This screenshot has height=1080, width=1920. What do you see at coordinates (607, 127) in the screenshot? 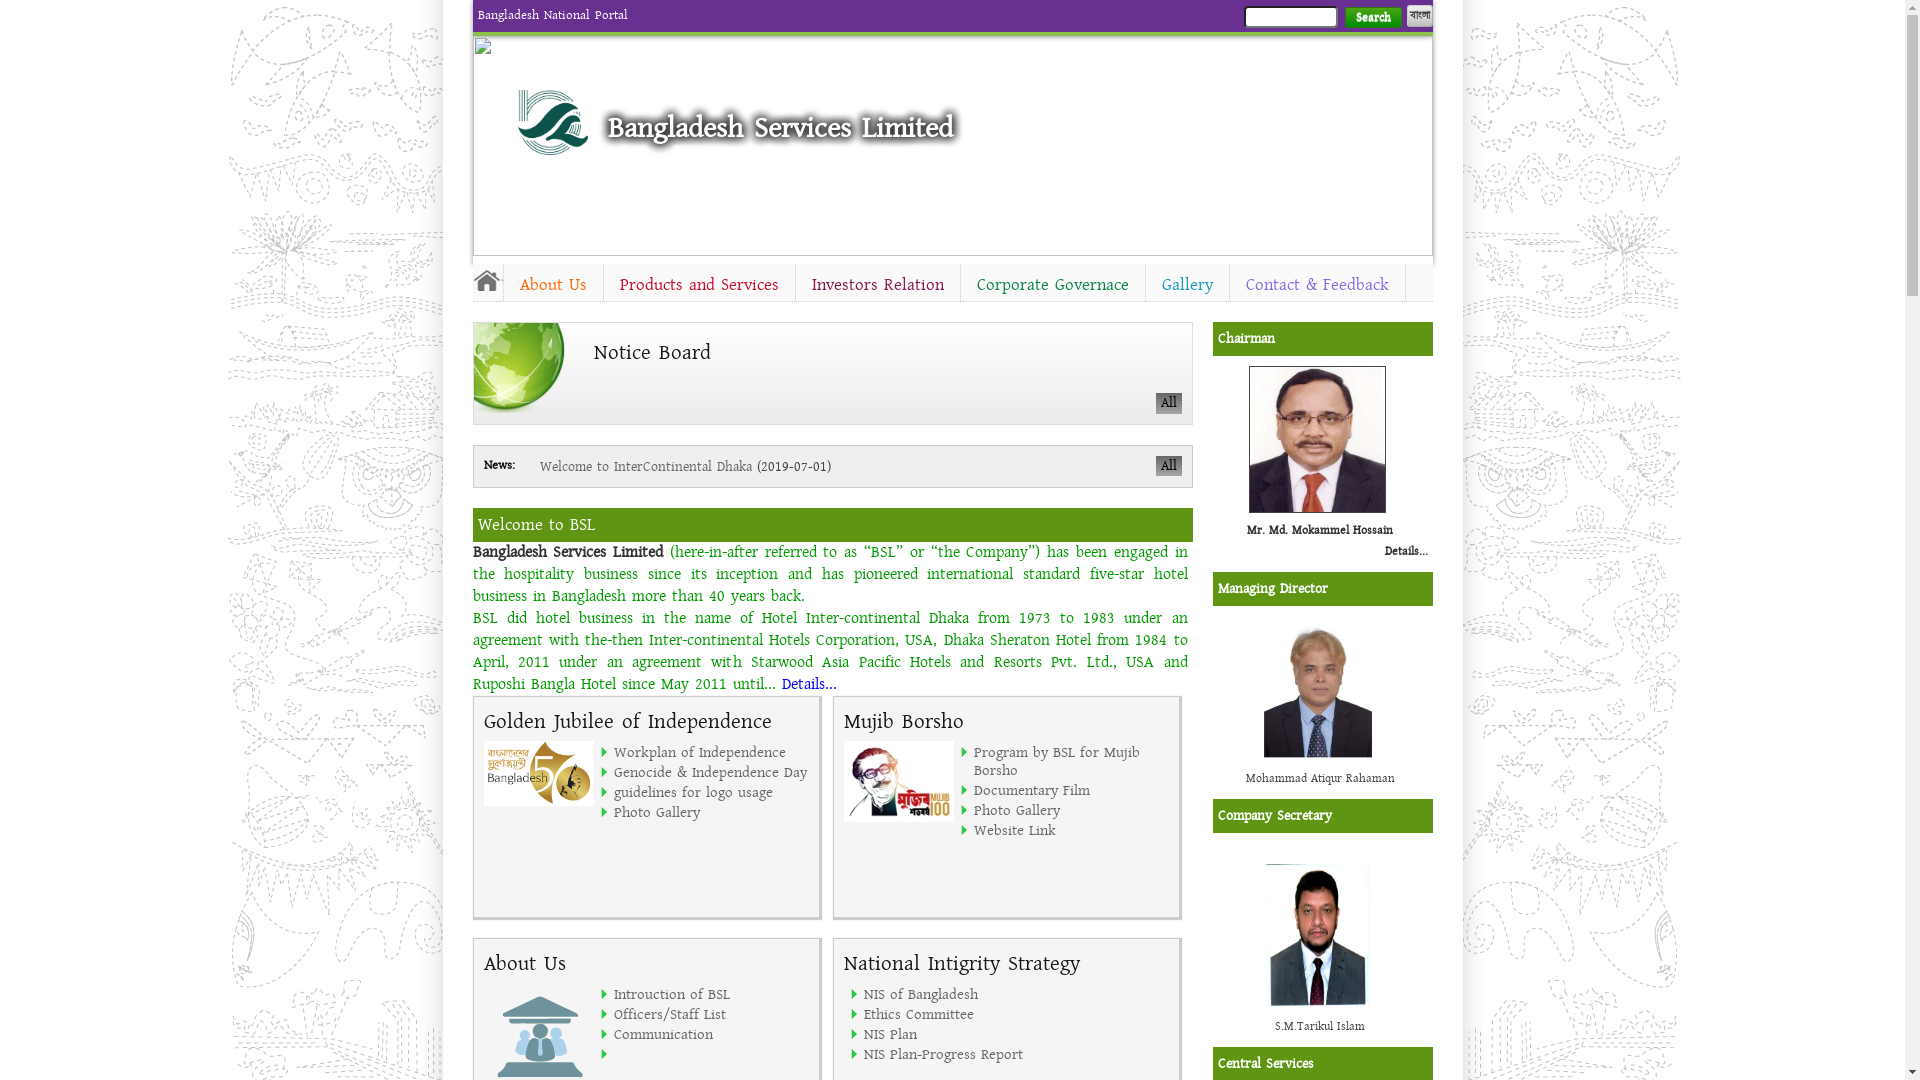
I see `'Bangladesh Services Limited'` at bounding box center [607, 127].